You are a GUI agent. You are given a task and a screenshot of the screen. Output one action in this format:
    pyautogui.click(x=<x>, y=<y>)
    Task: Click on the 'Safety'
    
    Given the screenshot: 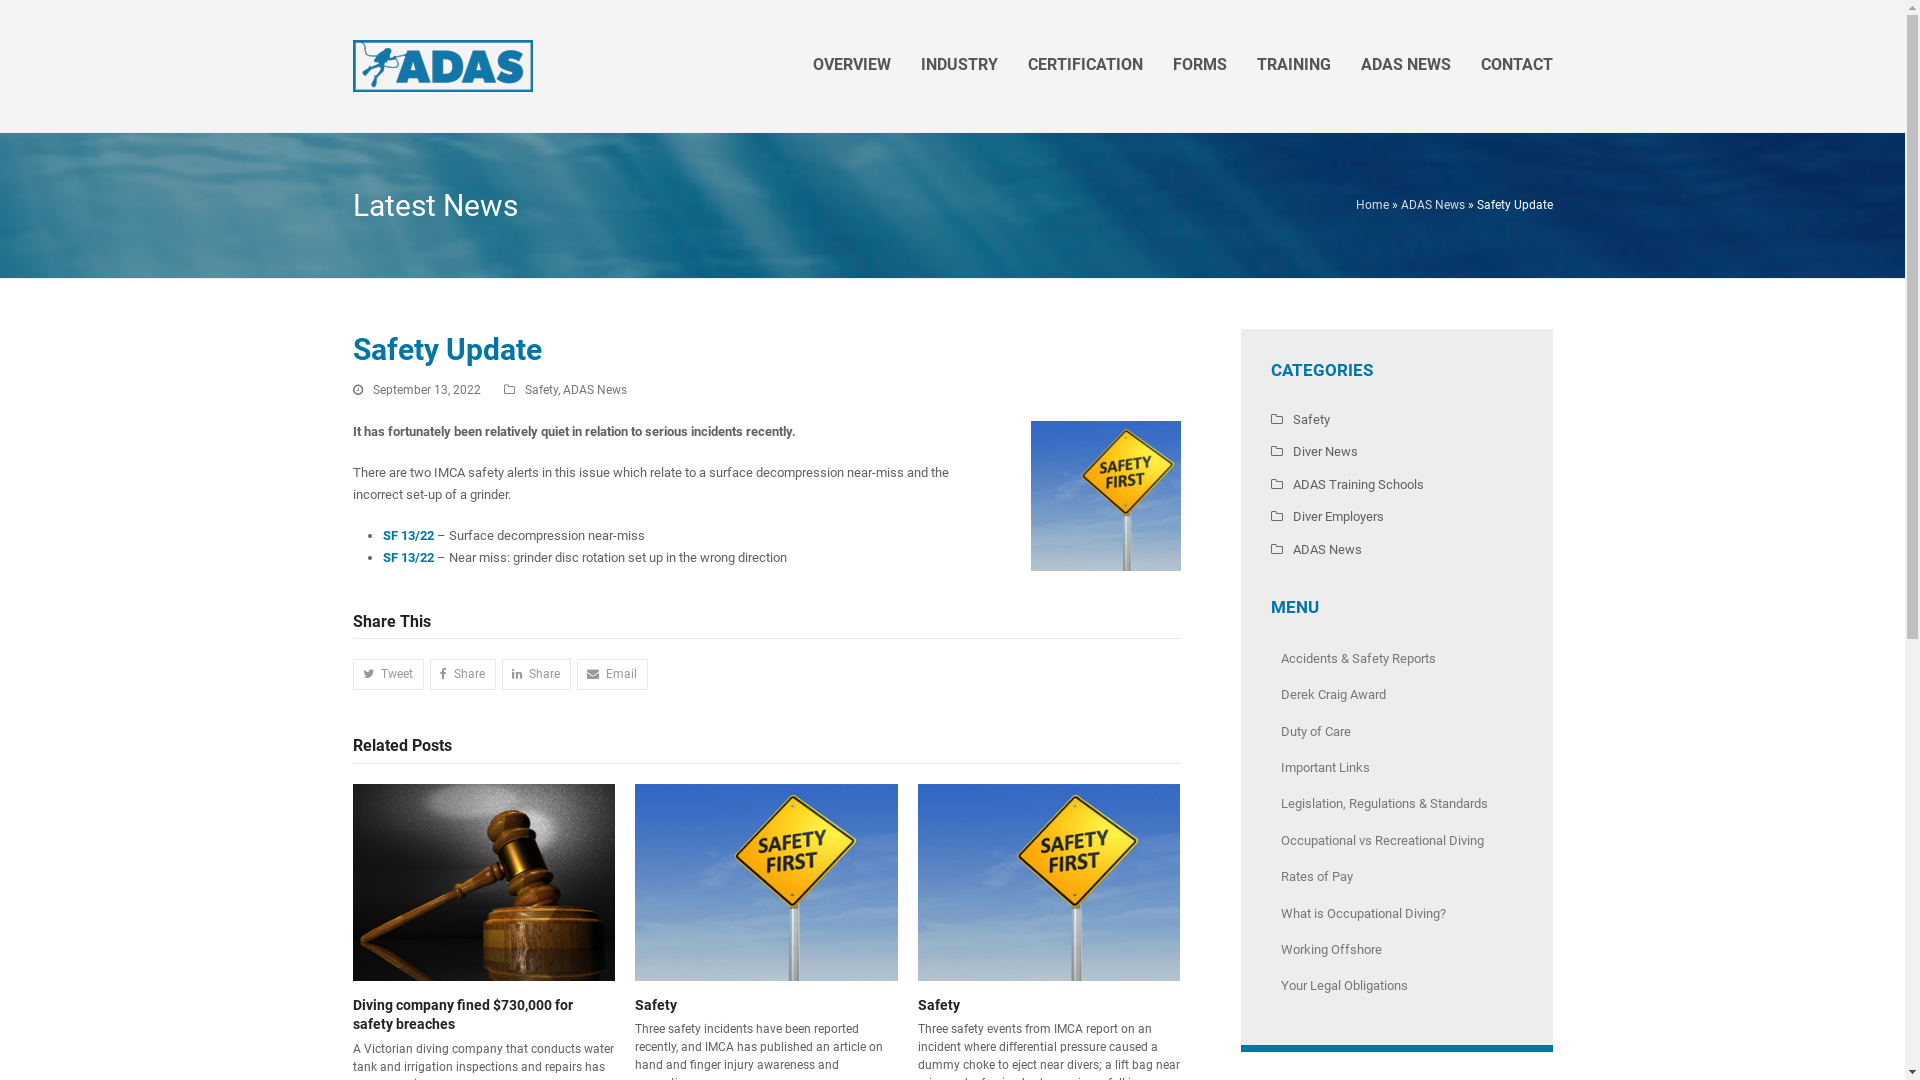 What is the action you would take?
    pyautogui.click(x=765, y=880)
    